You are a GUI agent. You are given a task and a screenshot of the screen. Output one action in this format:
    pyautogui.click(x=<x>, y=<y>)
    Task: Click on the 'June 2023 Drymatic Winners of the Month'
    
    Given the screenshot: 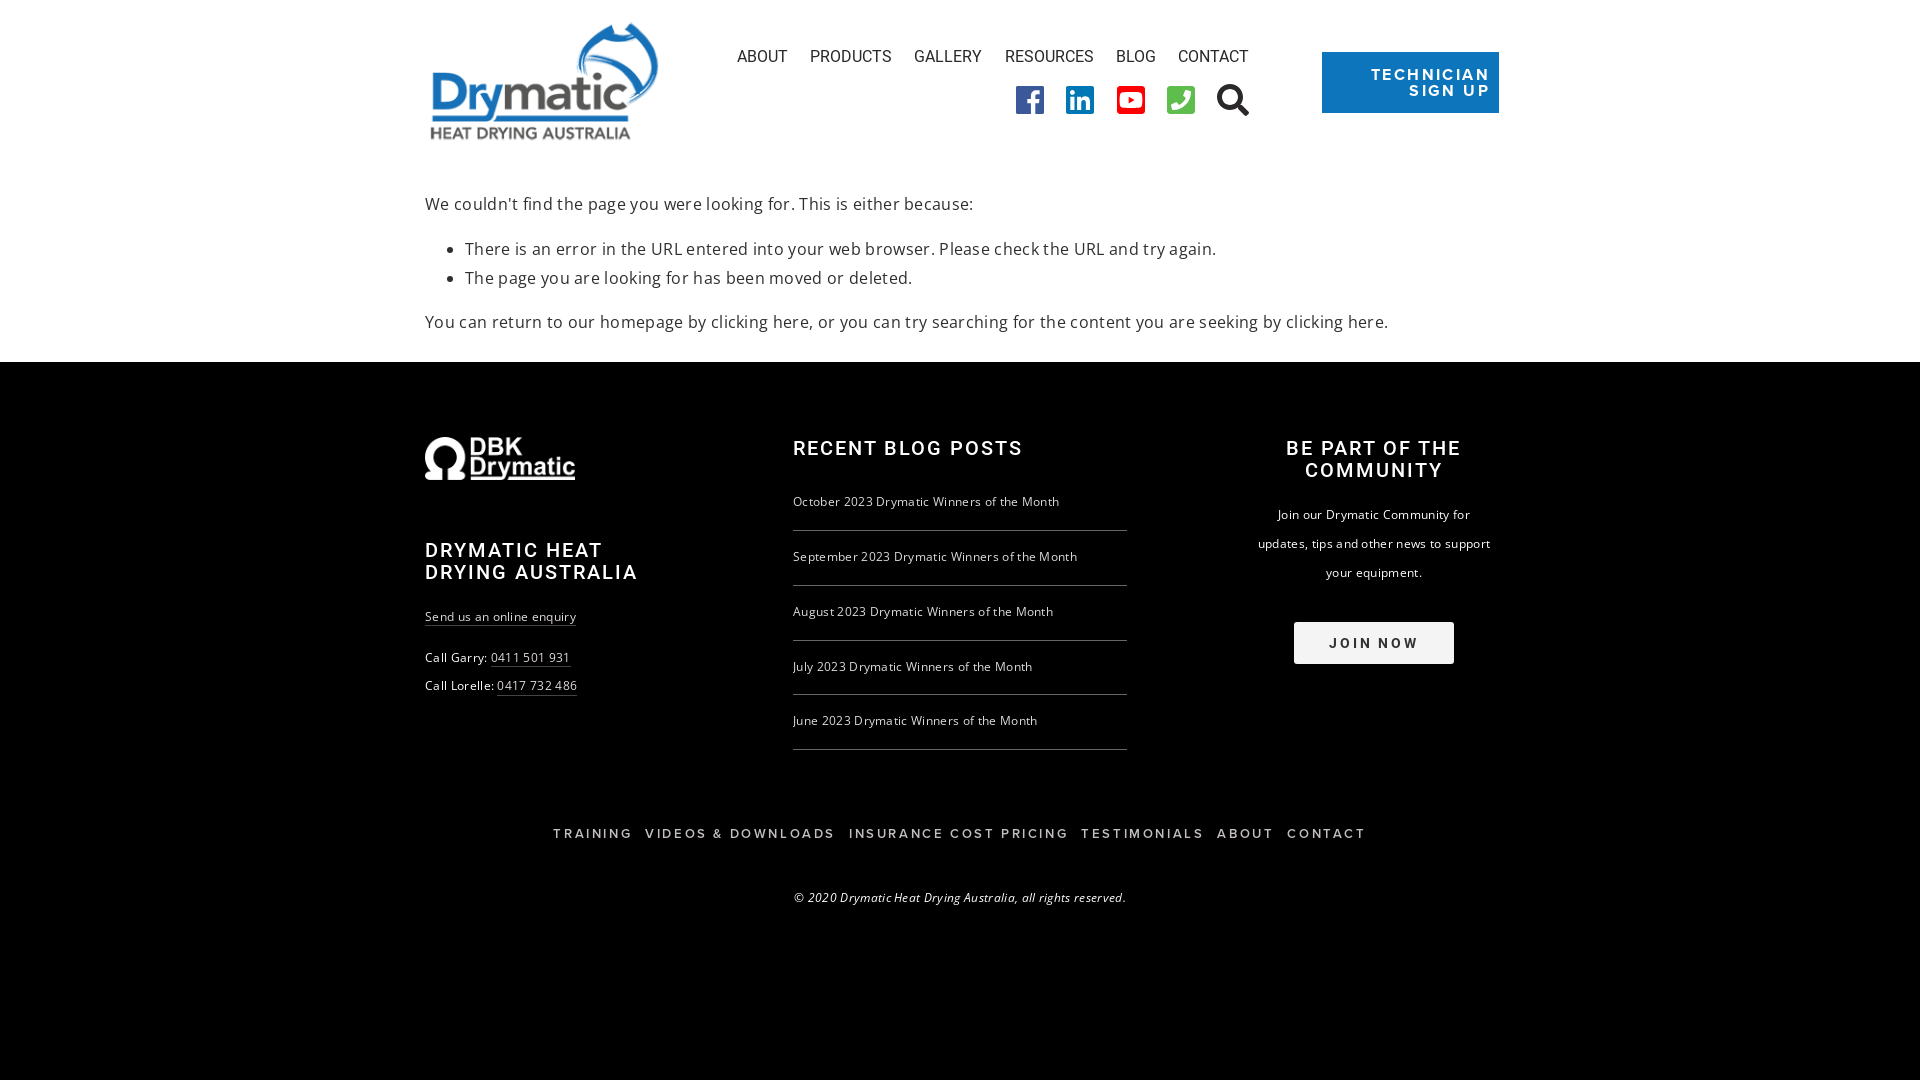 What is the action you would take?
    pyautogui.click(x=791, y=720)
    